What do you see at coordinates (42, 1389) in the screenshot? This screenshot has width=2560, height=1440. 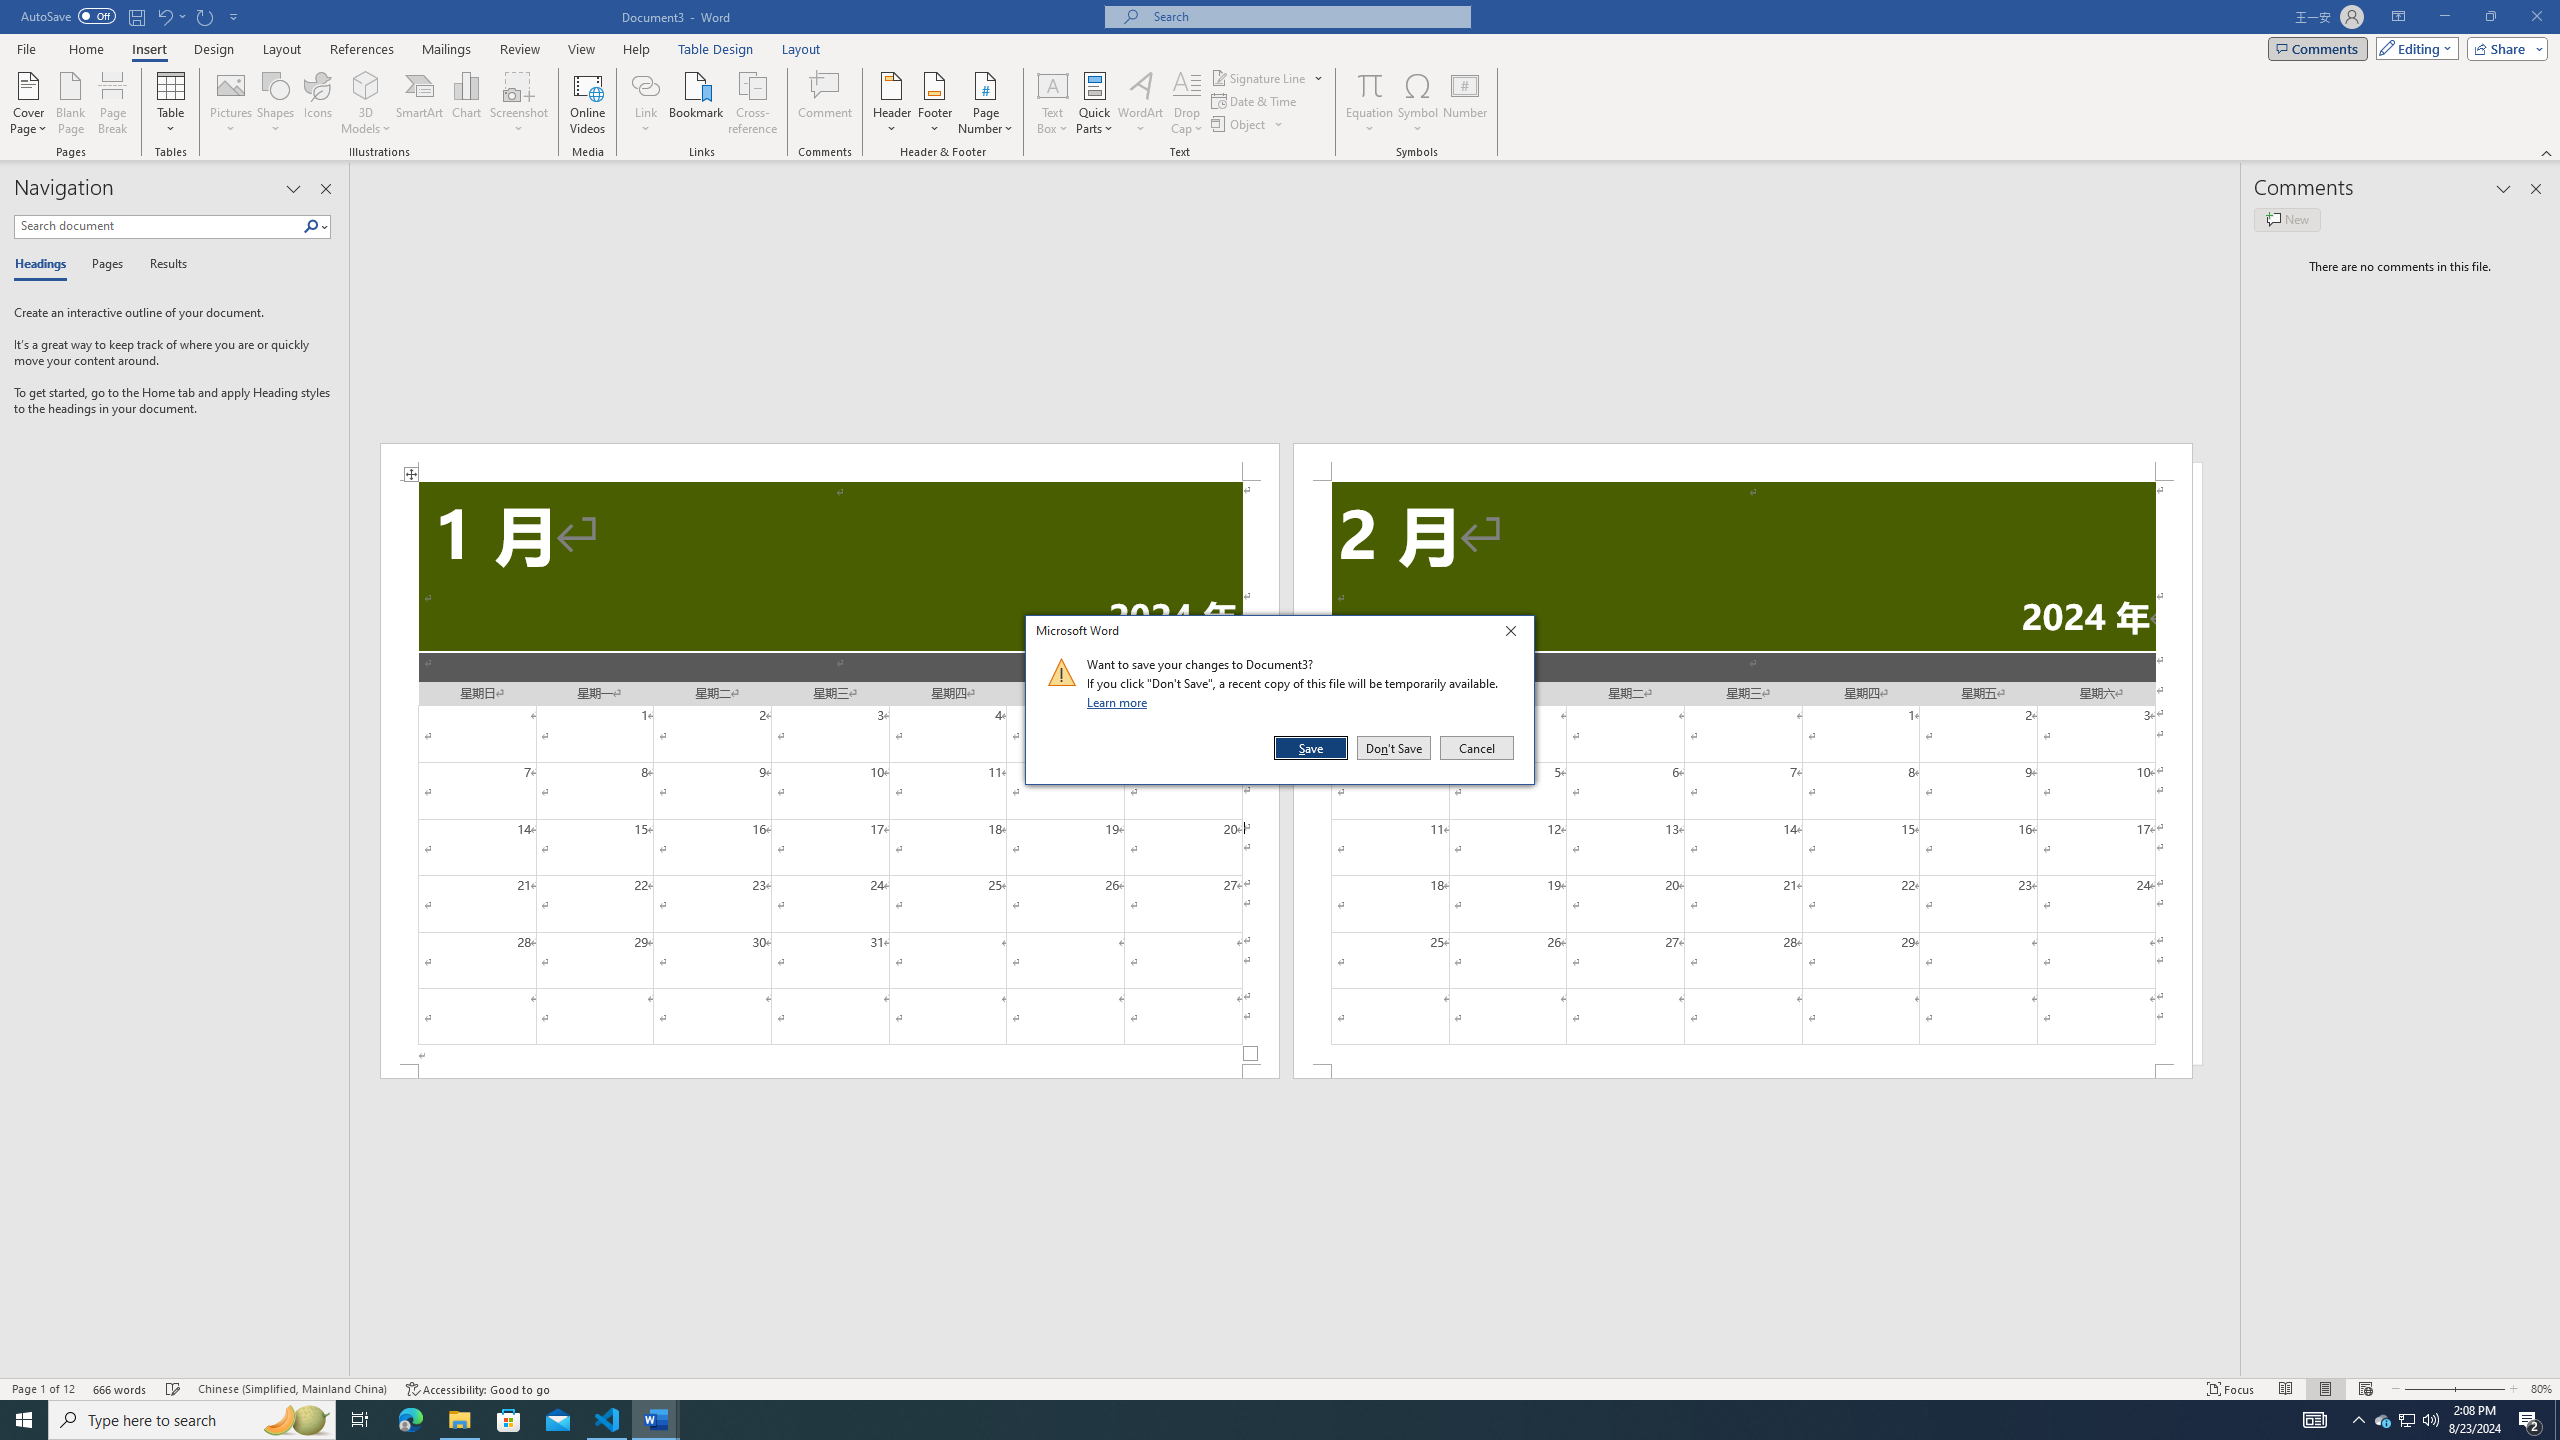 I see `'Page Number Page 1 of 12'` at bounding box center [42, 1389].